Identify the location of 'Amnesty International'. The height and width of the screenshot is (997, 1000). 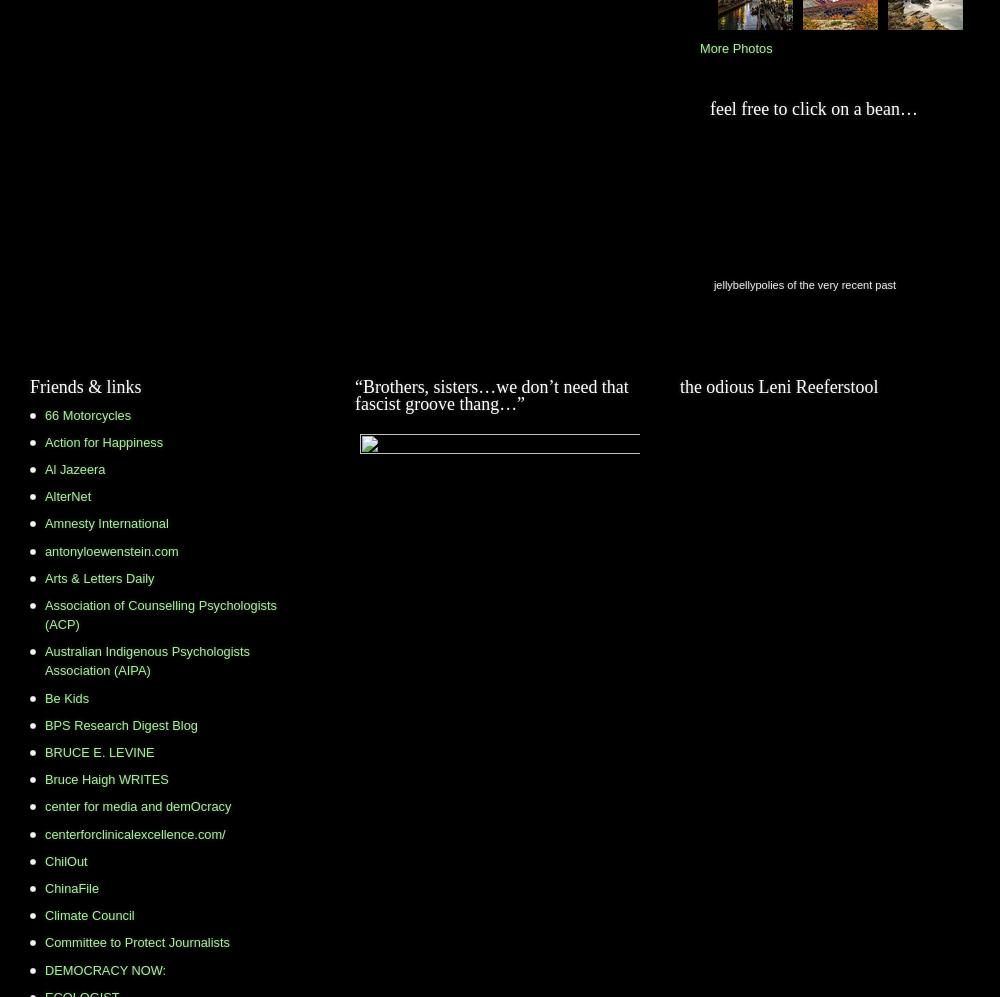
(105, 522).